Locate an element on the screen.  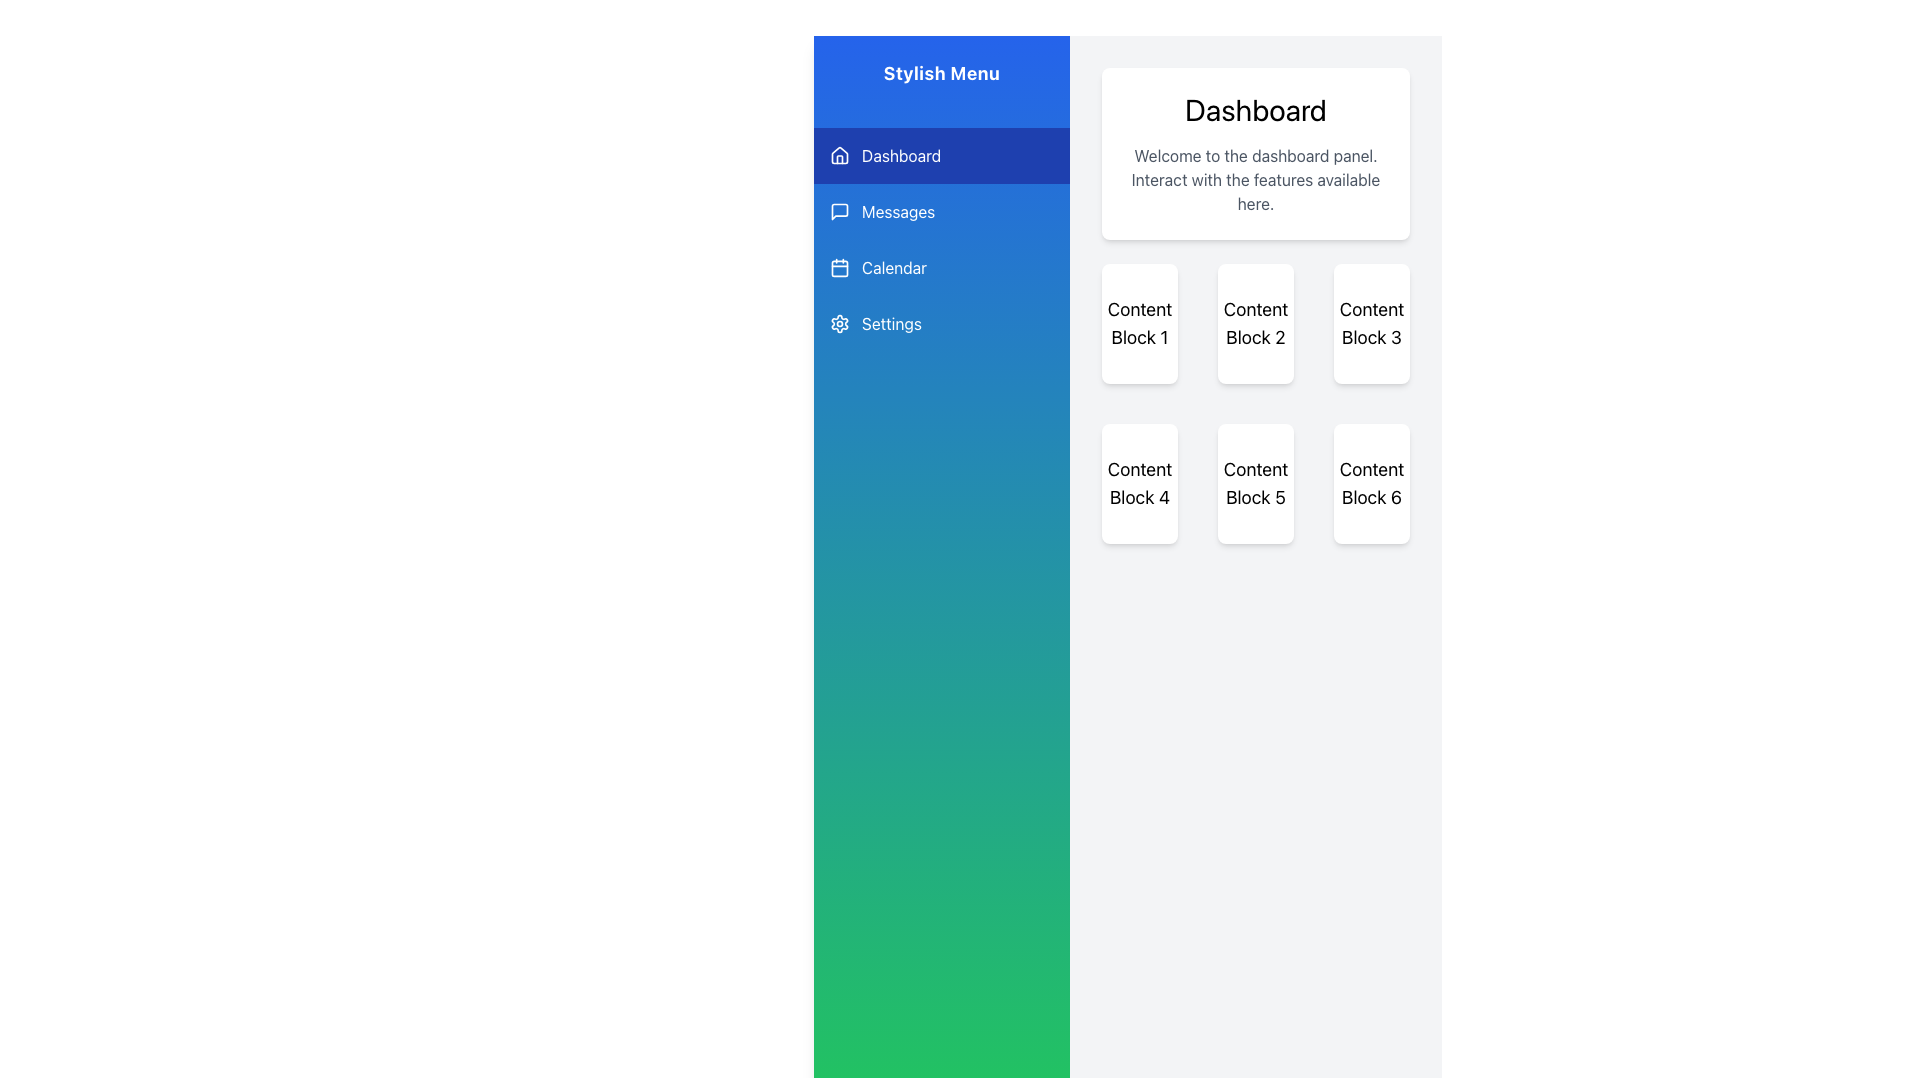
the house-shaped icon with a triangular roof and door, located next to the text 'Dashboard' in the vertical navigation bar is located at coordinates (840, 153).